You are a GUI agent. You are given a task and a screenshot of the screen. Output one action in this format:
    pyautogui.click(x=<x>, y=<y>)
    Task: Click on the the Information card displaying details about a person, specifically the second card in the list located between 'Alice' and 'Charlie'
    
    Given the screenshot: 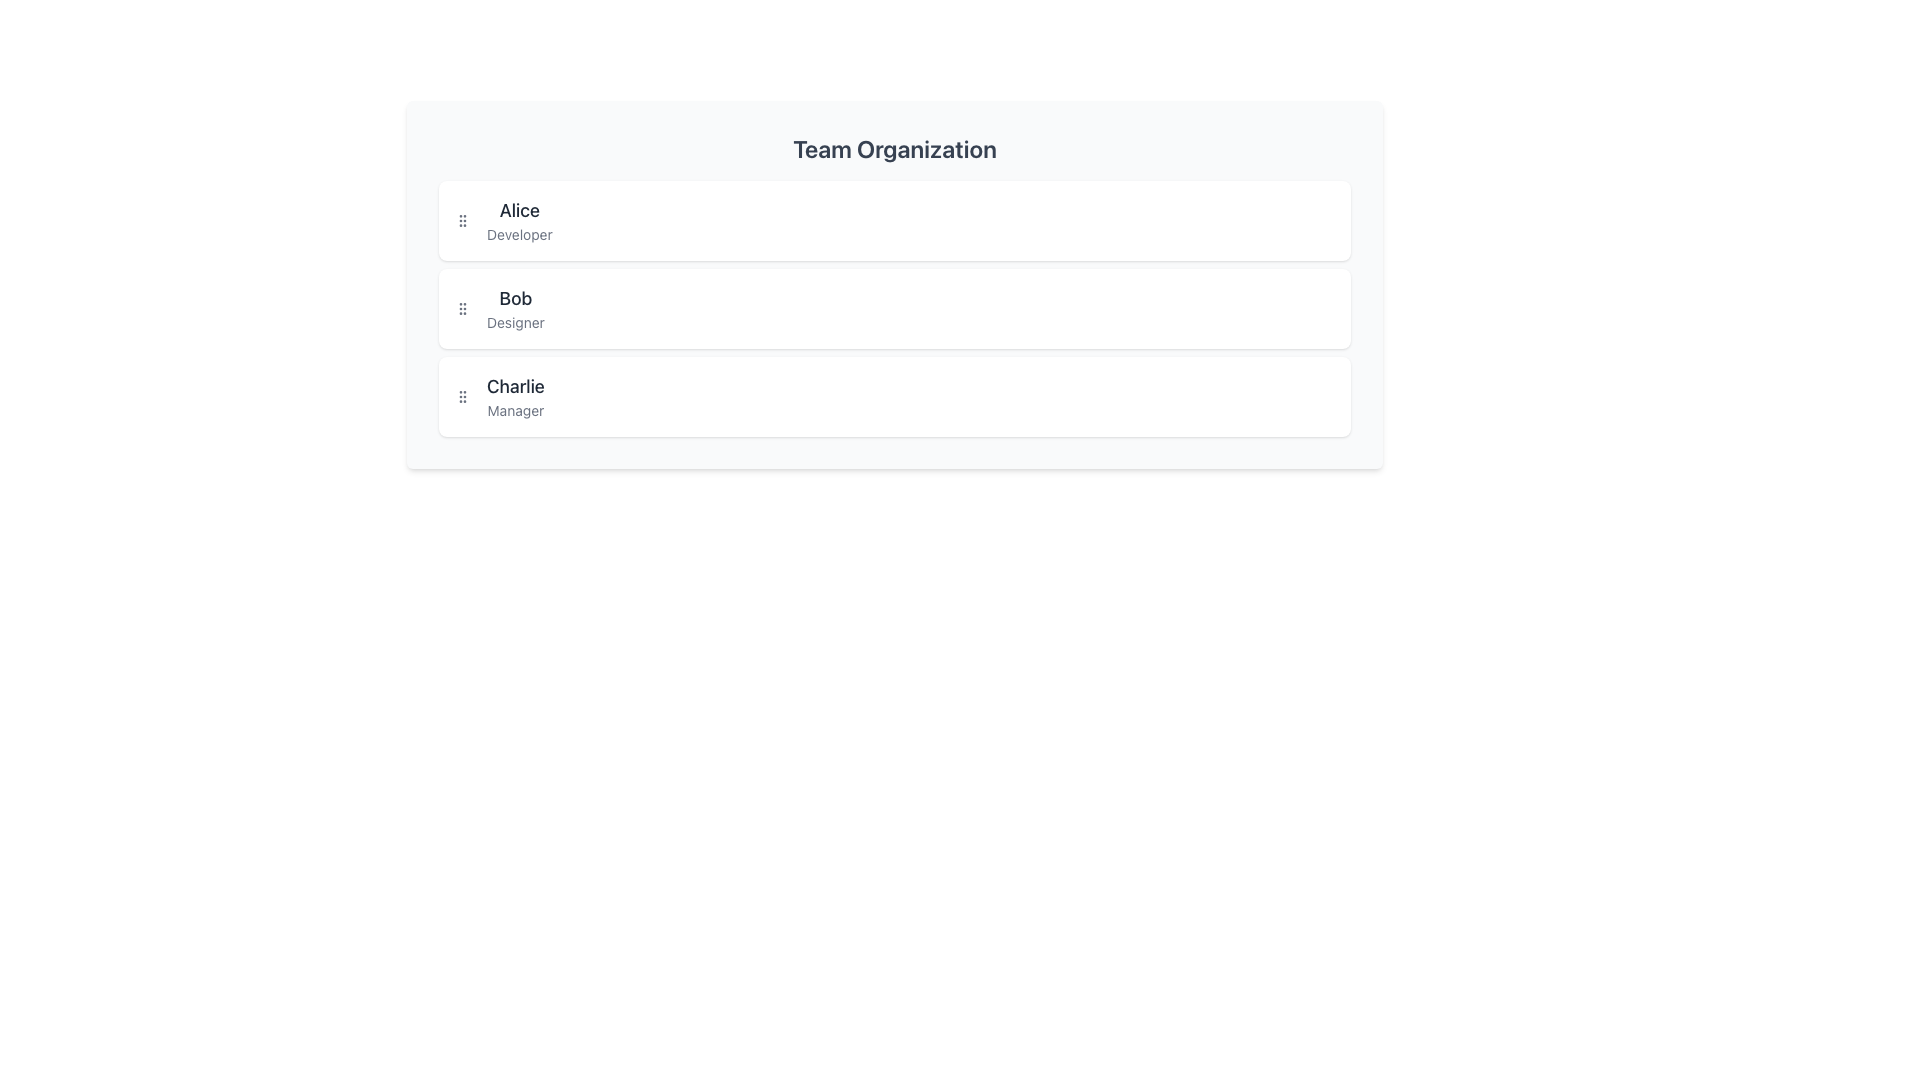 What is the action you would take?
    pyautogui.click(x=893, y=308)
    